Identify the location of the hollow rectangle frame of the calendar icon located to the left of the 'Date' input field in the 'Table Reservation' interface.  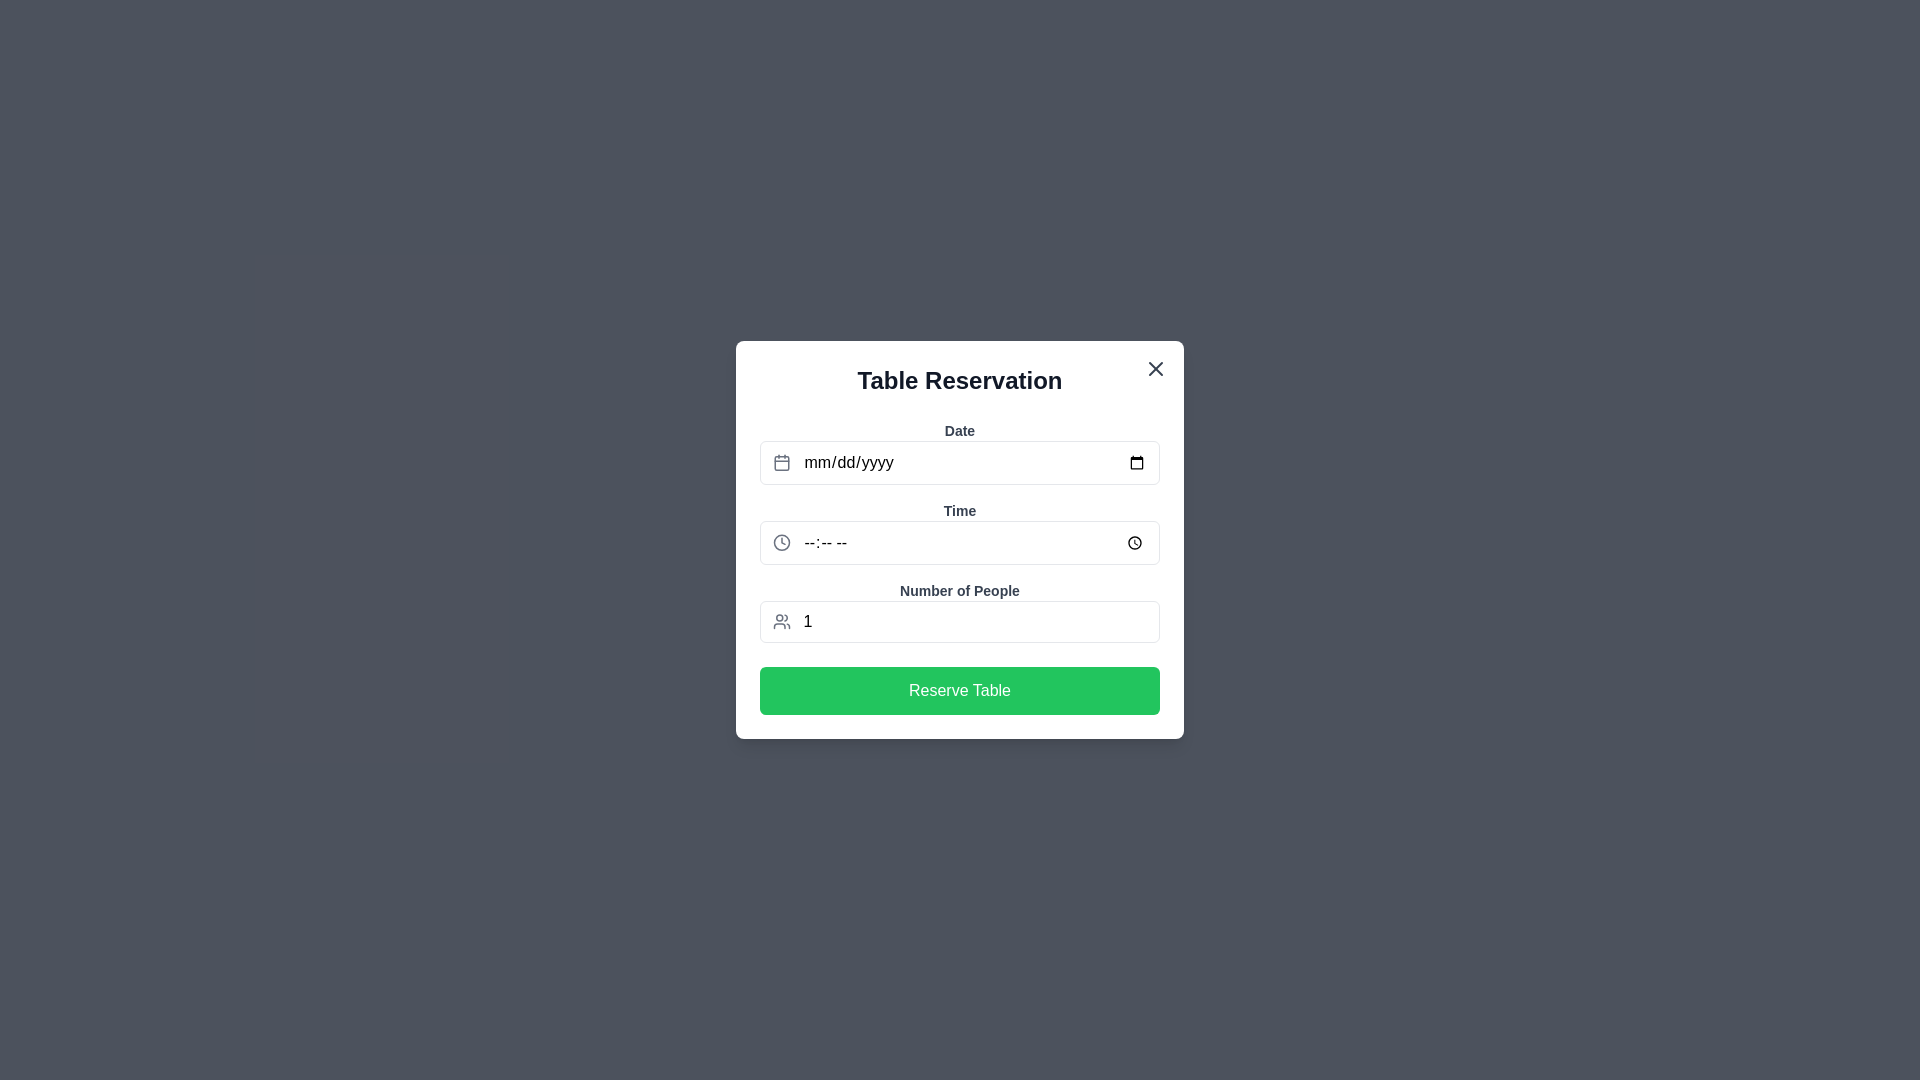
(781, 463).